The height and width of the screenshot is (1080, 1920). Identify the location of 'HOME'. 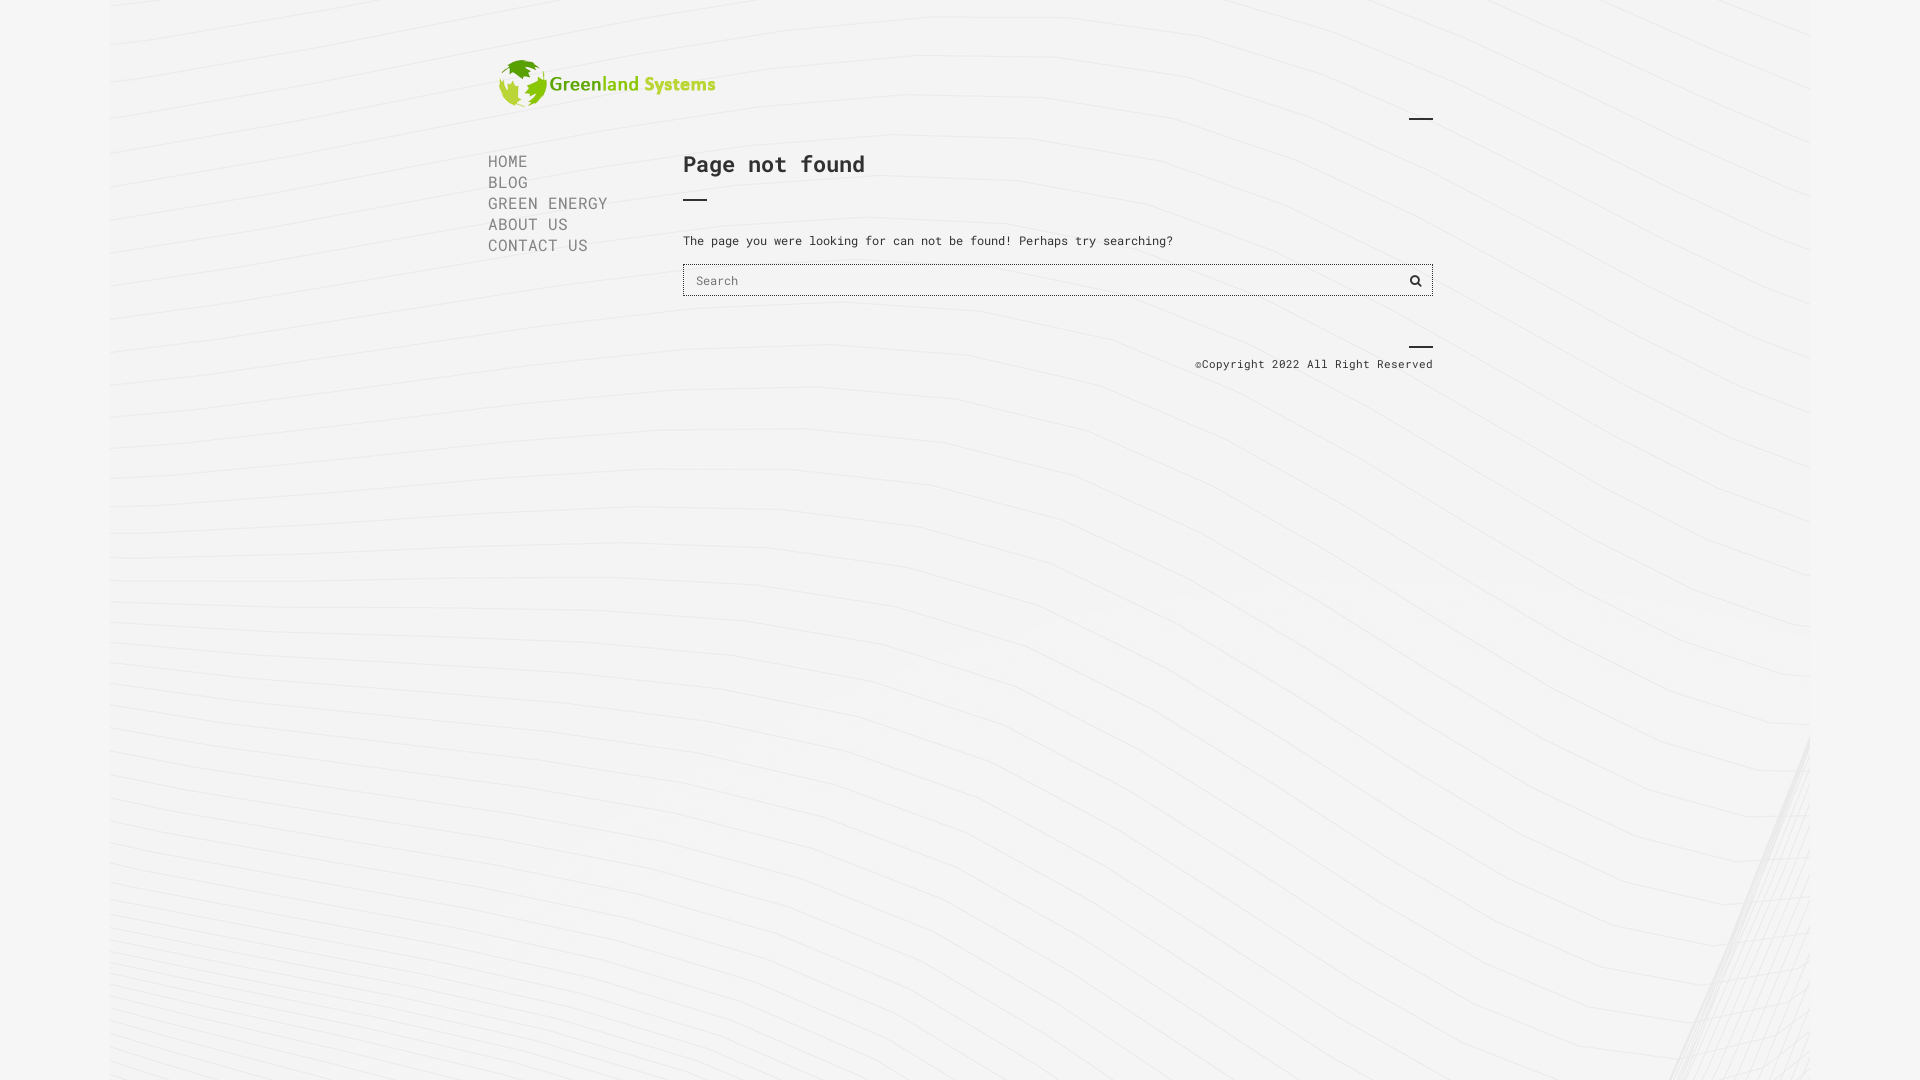
(569, 159).